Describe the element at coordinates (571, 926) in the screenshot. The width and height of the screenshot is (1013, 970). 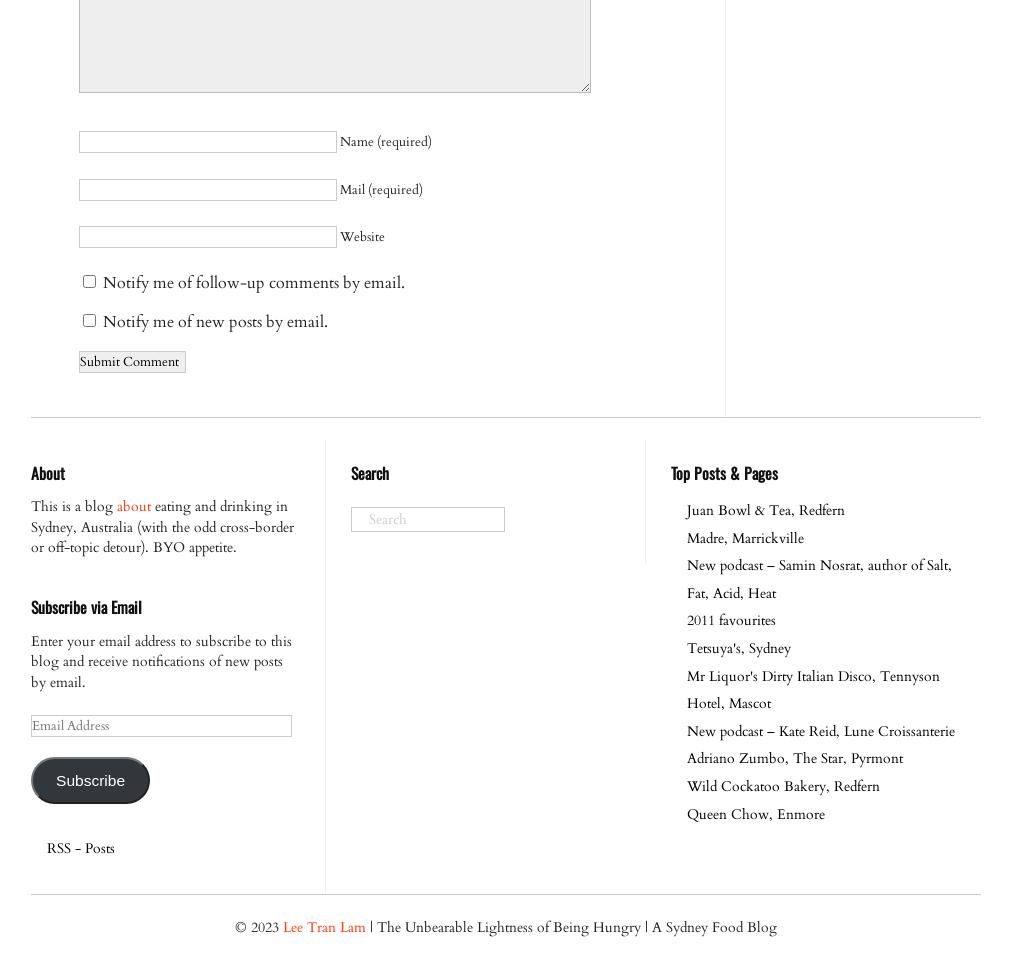
I see `'| The Unbearable Lightness of Being Hungry | A Sydney Food Blog'` at that location.